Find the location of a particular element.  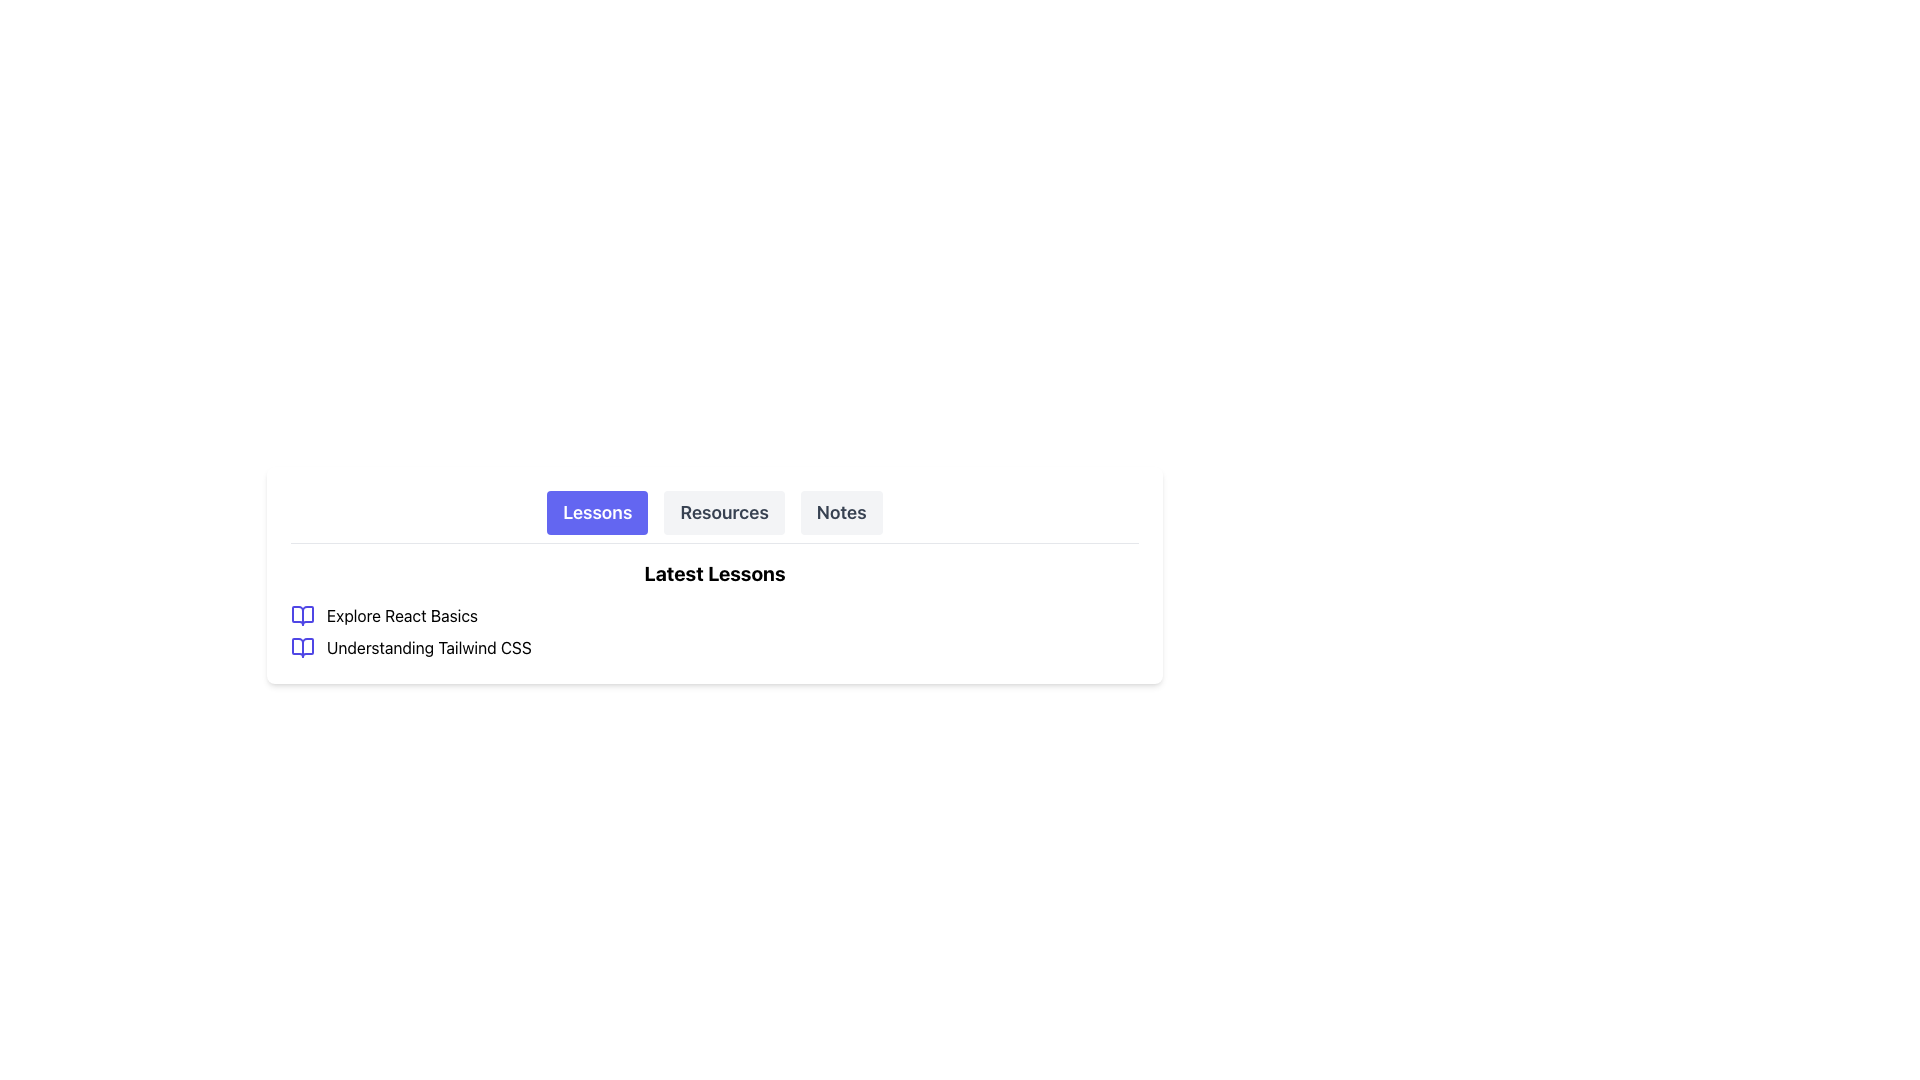

the SVG Icon representing a book or learning, located next to 'Understanding Tailwind CSS' under the 'Latest Lessons' heading is located at coordinates (301, 648).